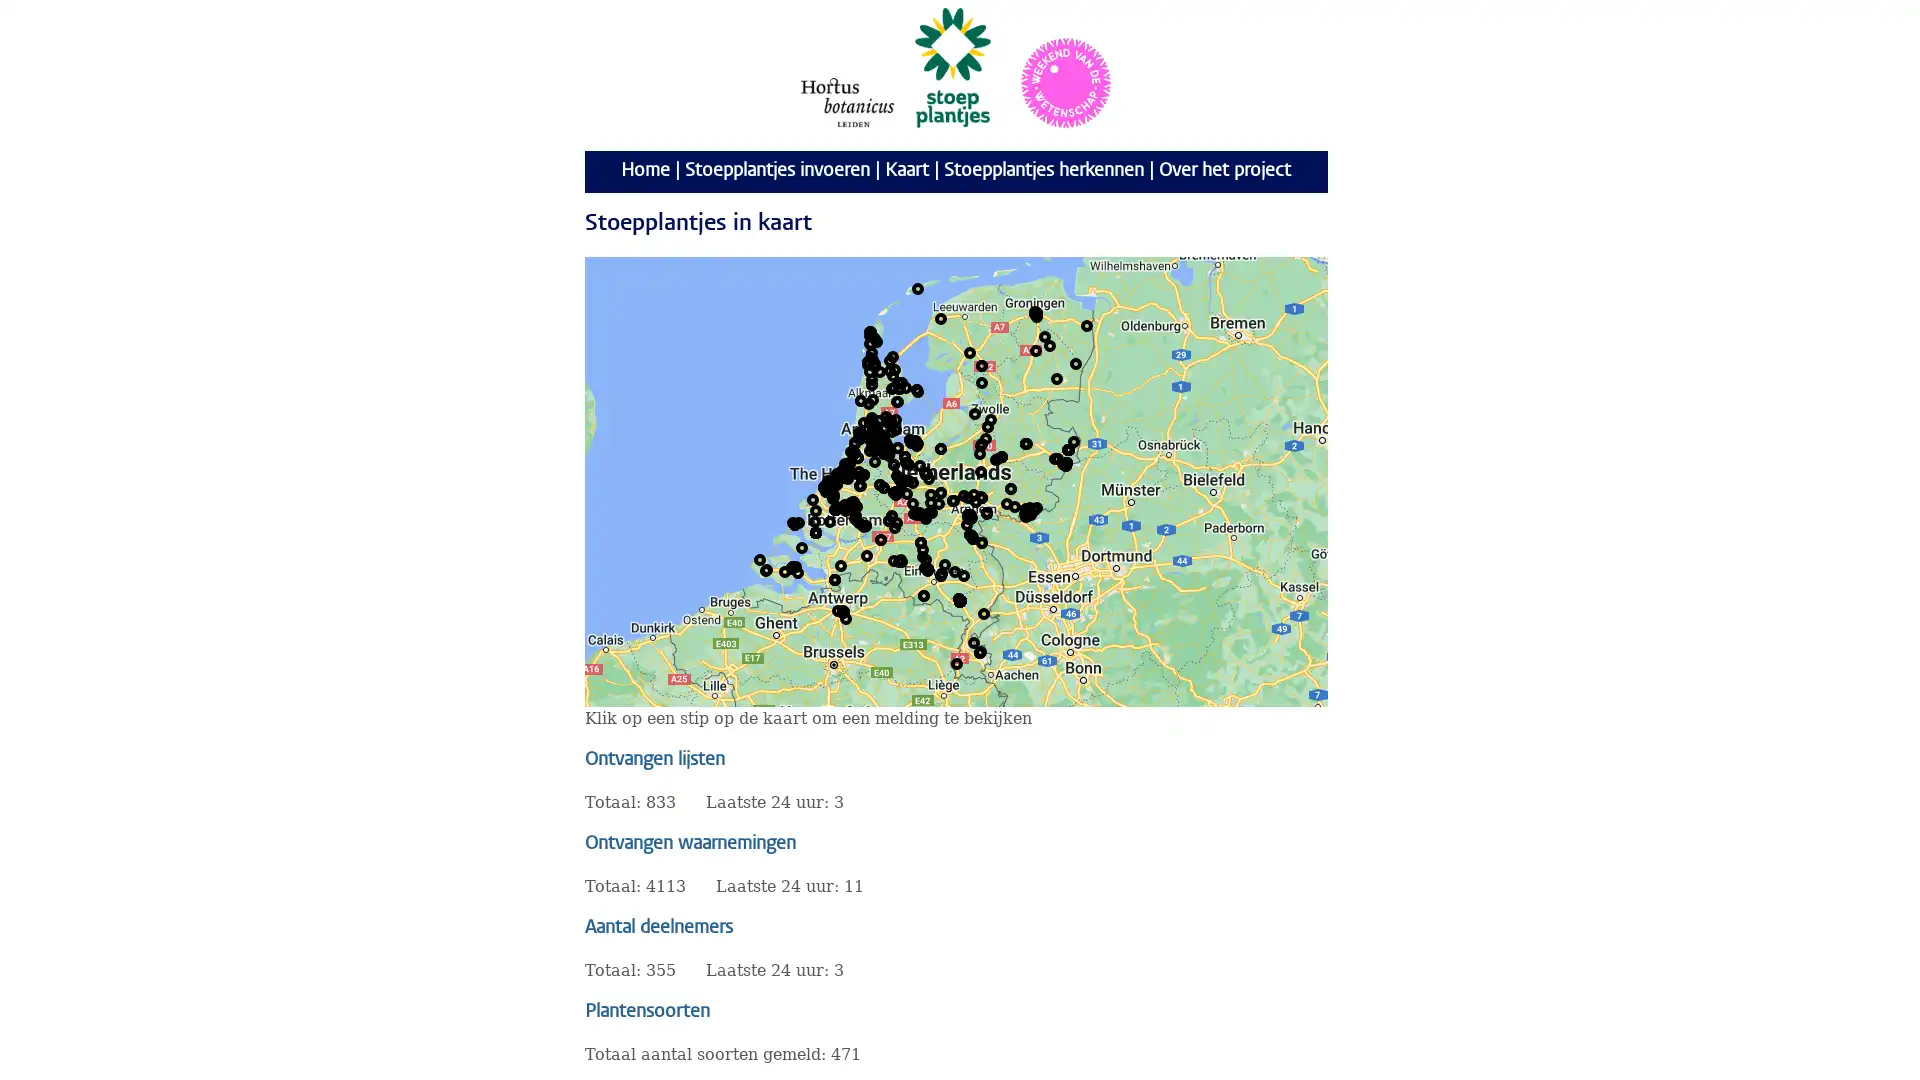 This screenshot has height=1080, width=1920. I want to click on Telling van op 12 juni 2022, so click(925, 514).